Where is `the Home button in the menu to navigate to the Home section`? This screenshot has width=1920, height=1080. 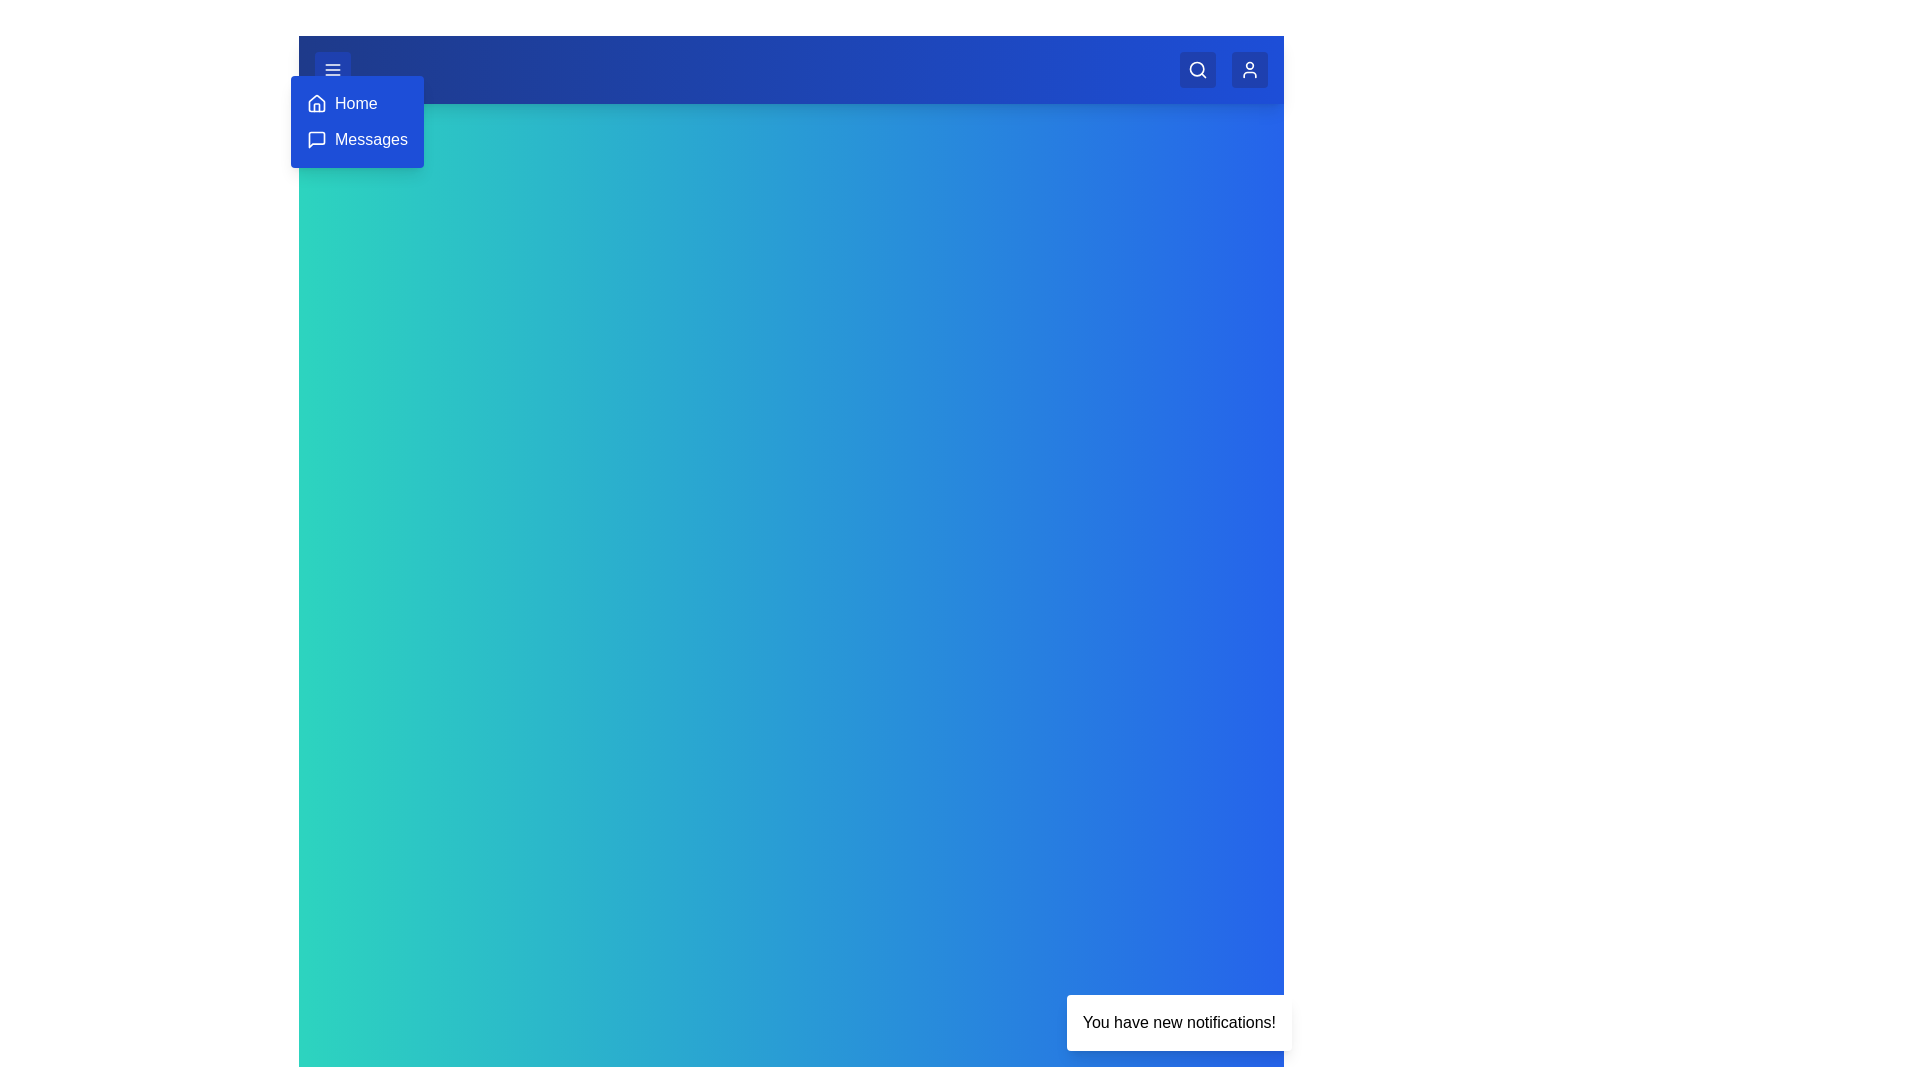 the Home button in the menu to navigate to the Home section is located at coordinates (341, 104).